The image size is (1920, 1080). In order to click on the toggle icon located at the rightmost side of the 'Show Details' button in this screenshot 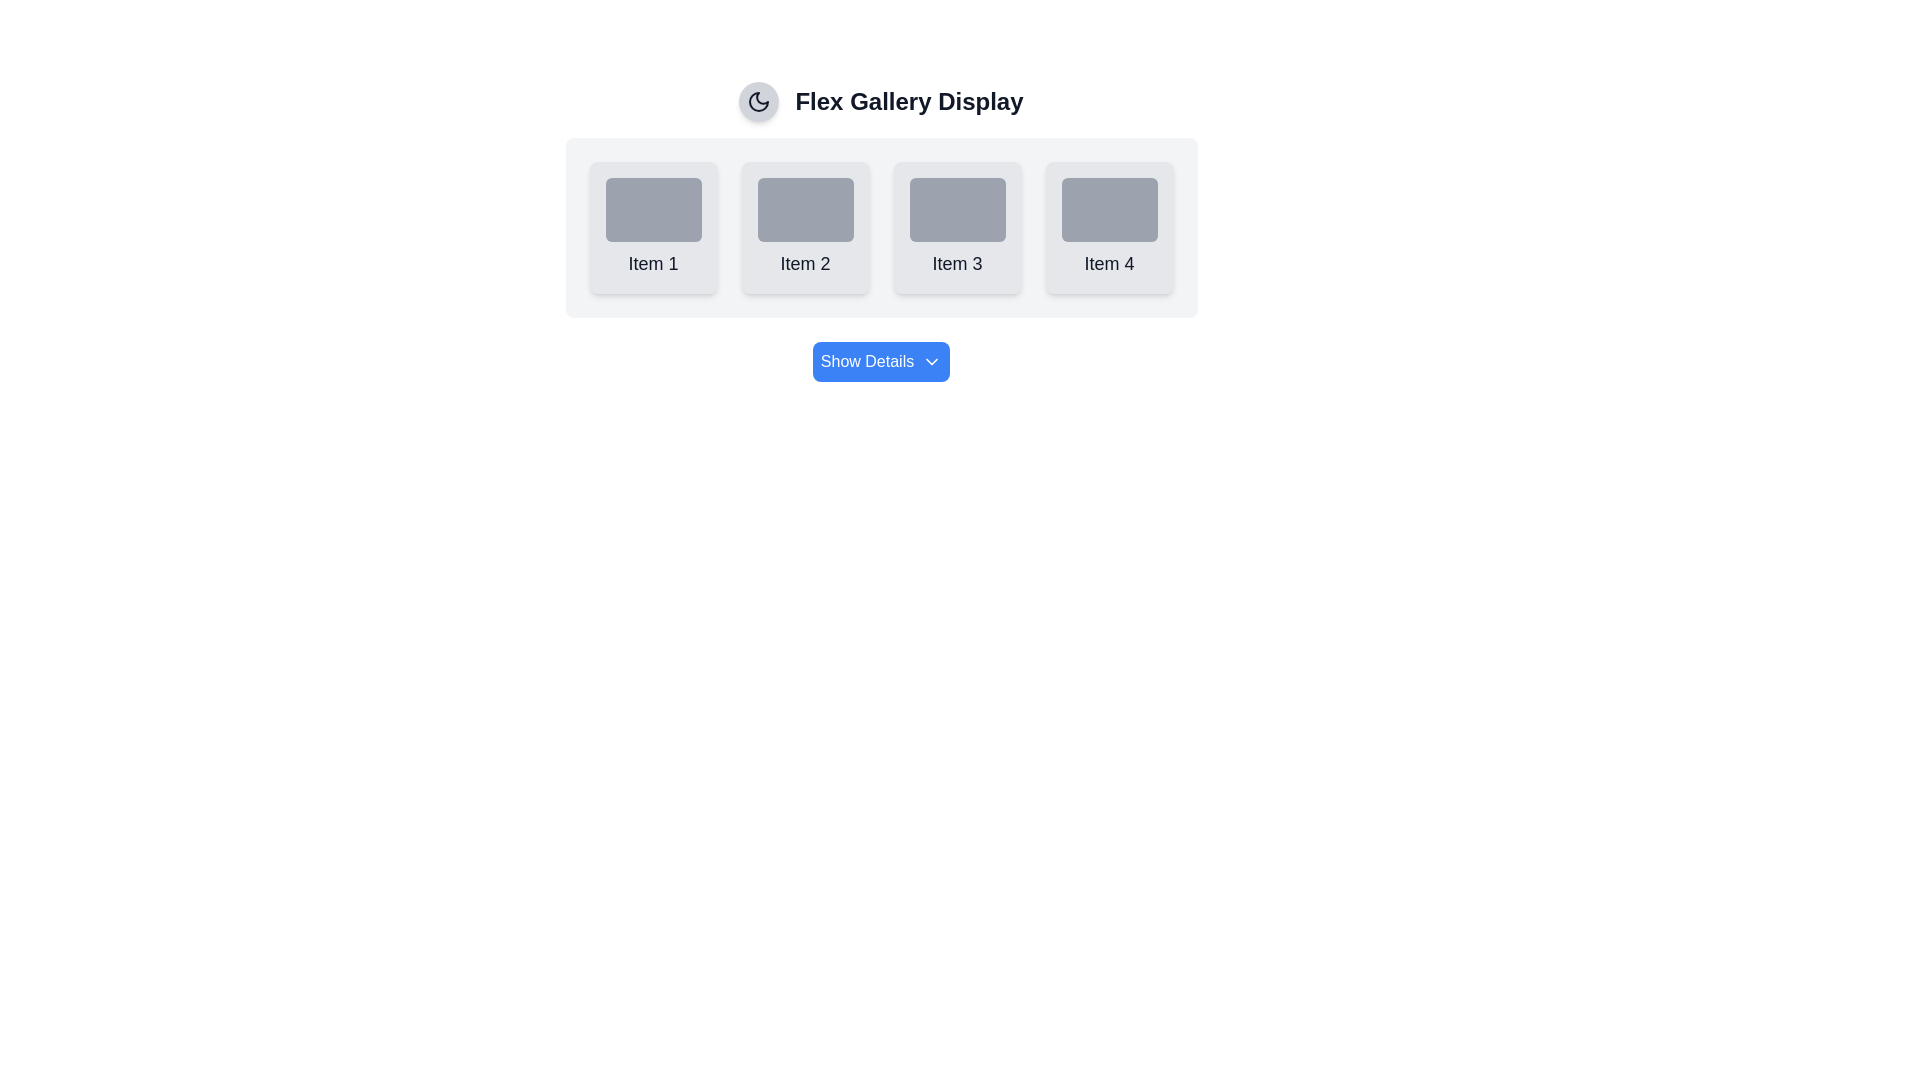, I will do `click(931, 362)`.